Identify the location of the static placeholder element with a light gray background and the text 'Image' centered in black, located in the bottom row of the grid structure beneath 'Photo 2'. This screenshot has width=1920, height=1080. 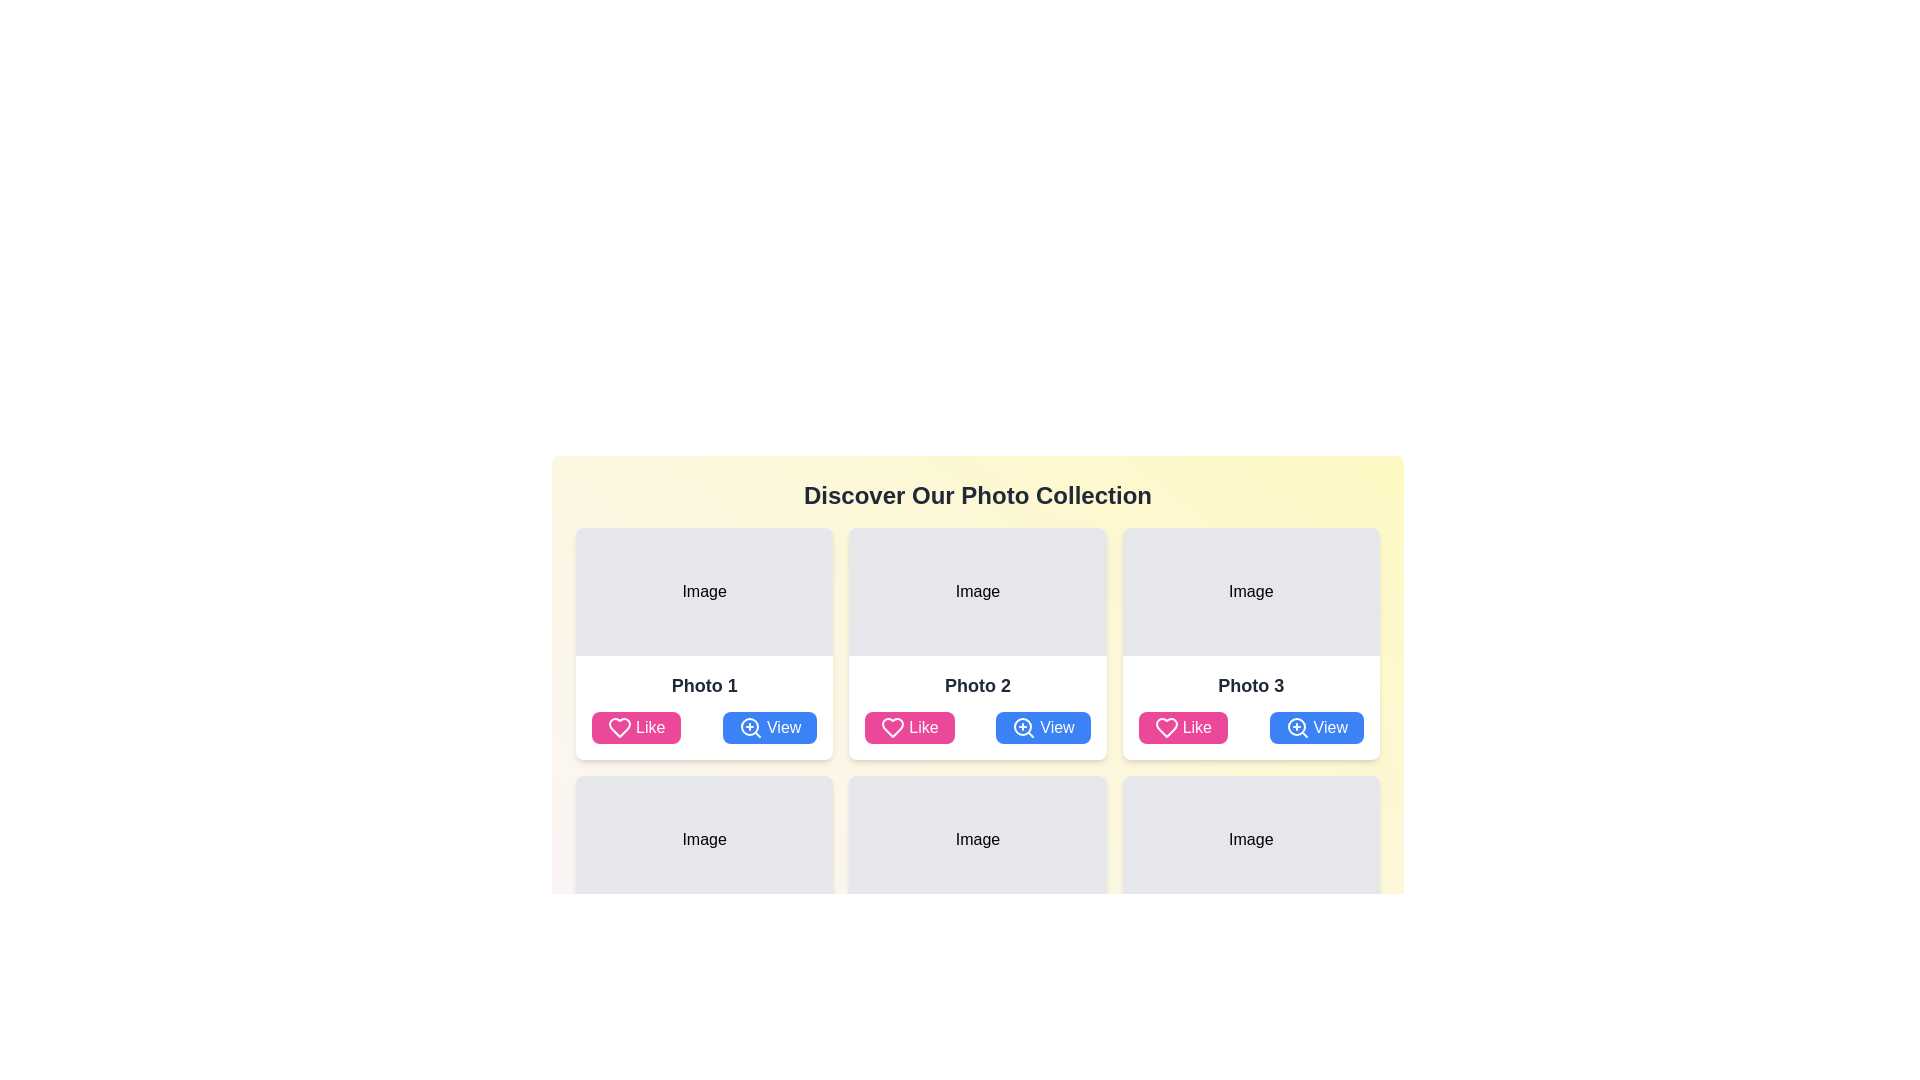
(978, 840).